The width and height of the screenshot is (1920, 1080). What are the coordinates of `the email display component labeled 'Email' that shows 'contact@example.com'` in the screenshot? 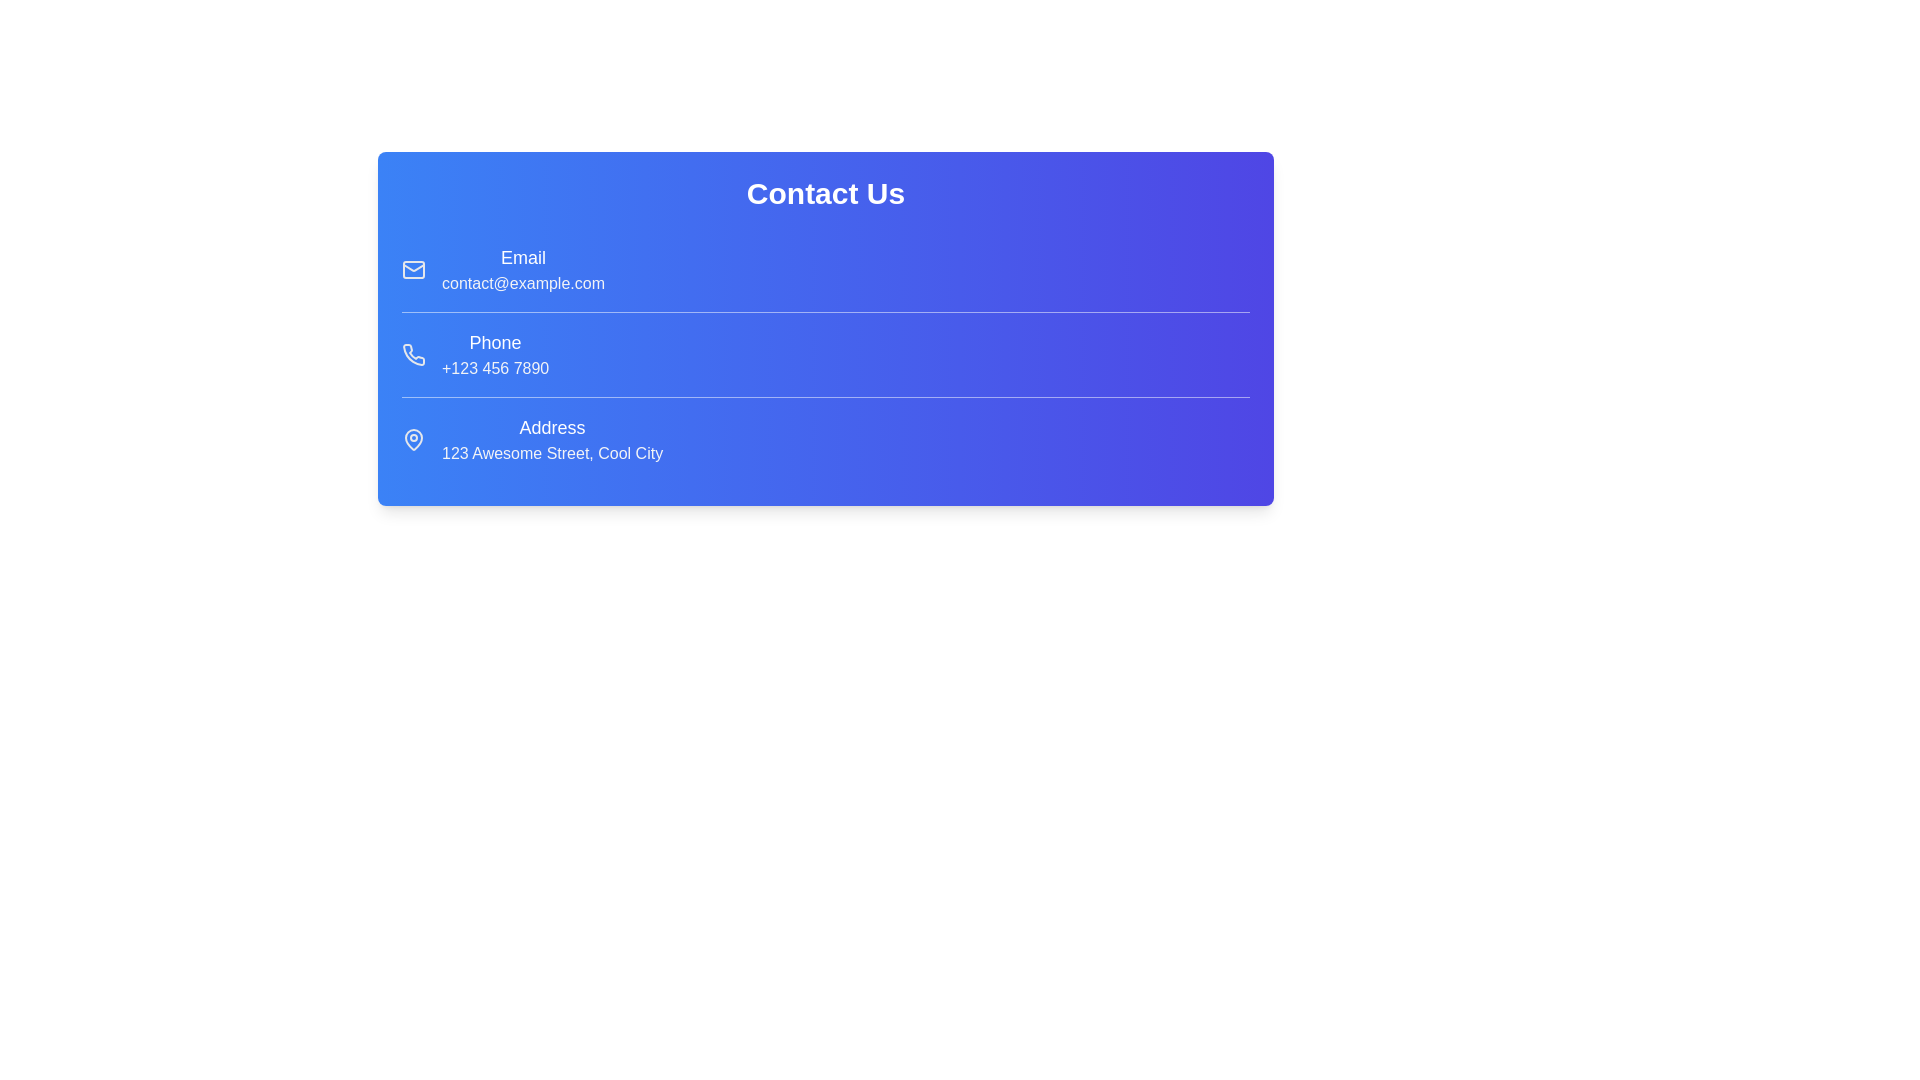 It's located at (523, 270).